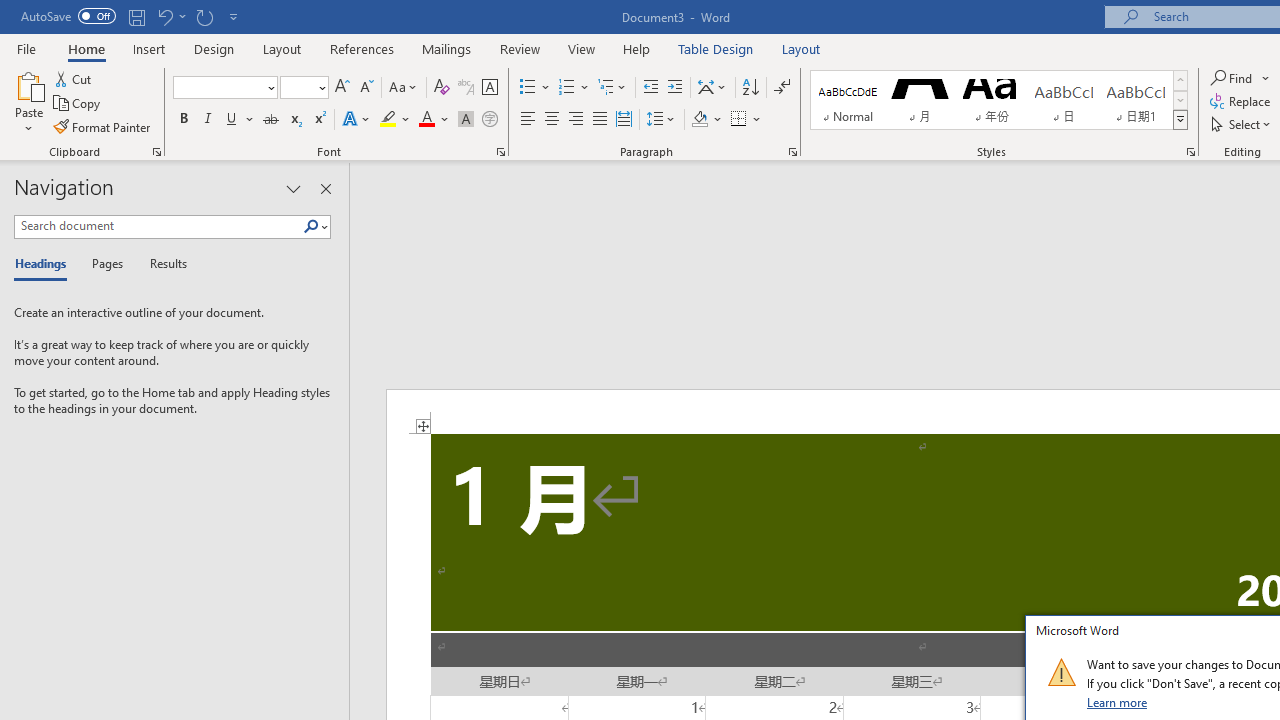 Image resolution: width=1280 pixels, height=720 pixels. I want to click on 'Distributed', so click(623, 119).